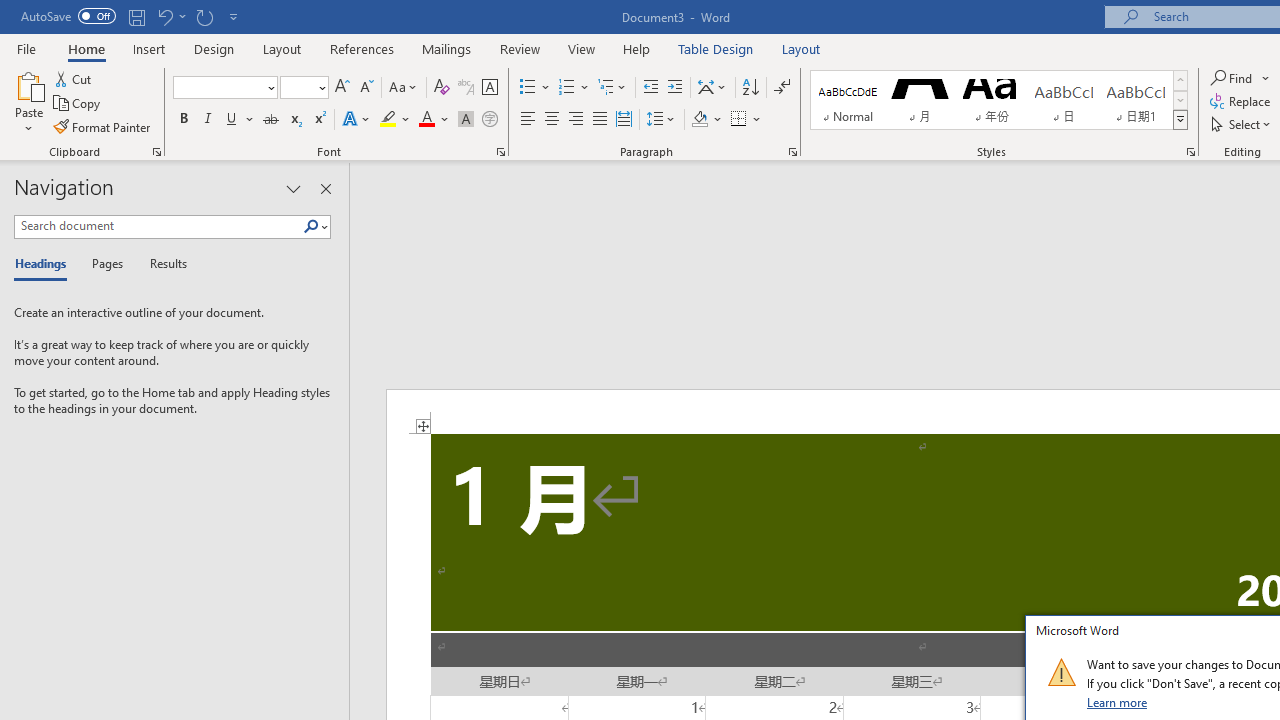 Image resolution: width=1280 pixels, height=720 pixels. I want to click on 'Distributed', so click(623, 119).